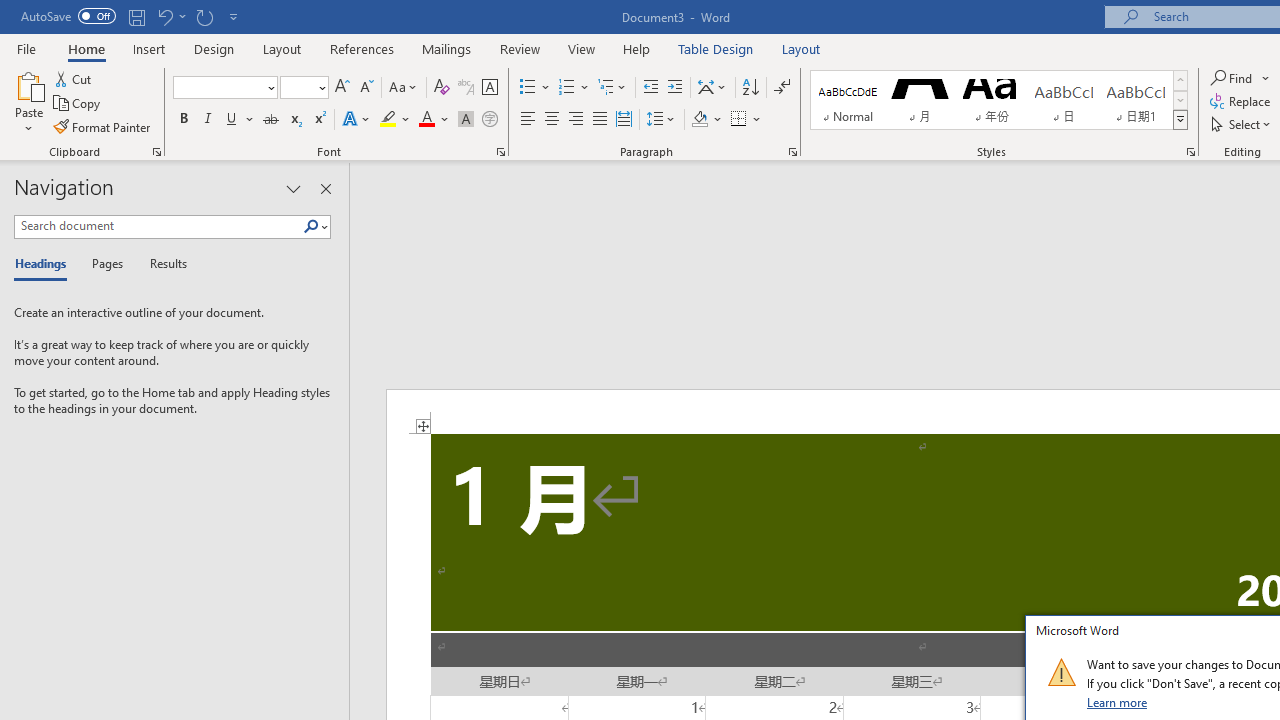 Image resolution: width=1280 pixels, height=720 pixels. I want to click on 'Distributed', so click(623, 119).